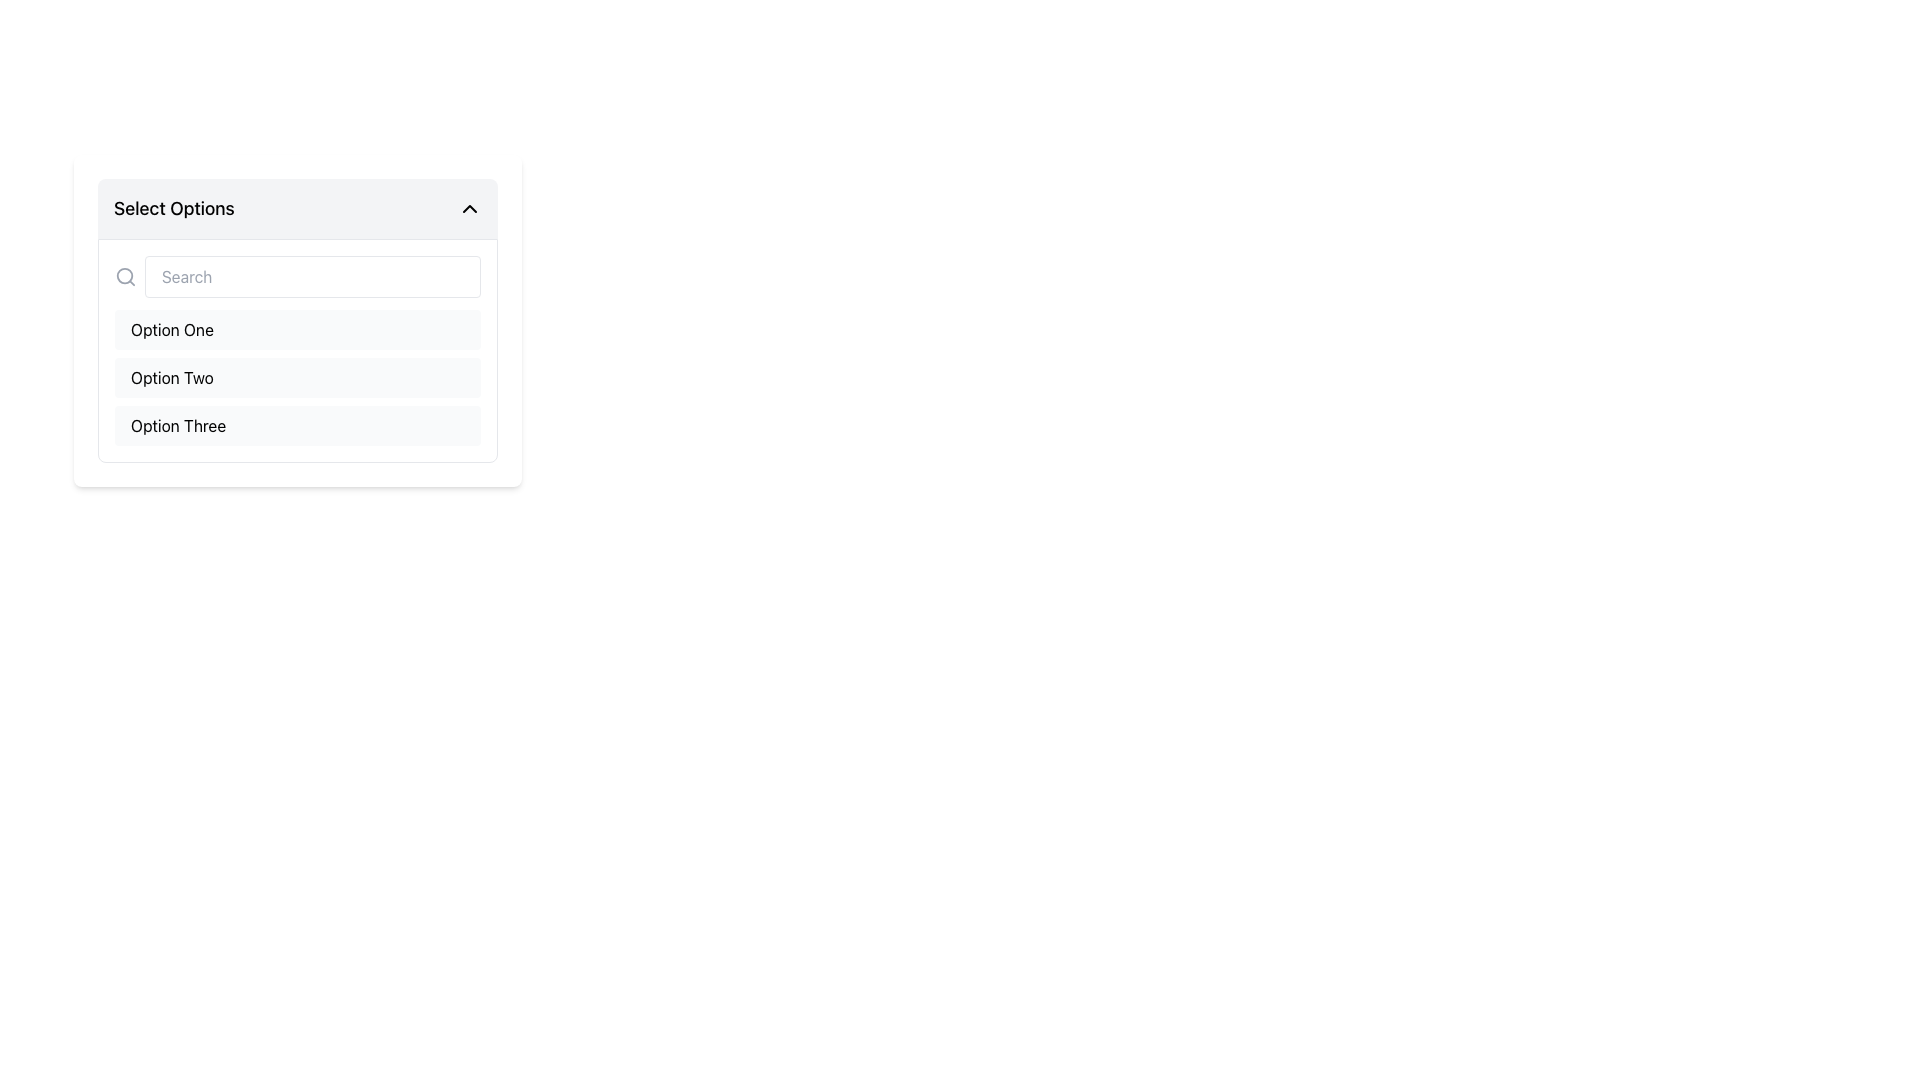 Image resolution: width=1920 pixels, height=1080 pixels. Describe the element at coordinates (469, 208) in the screenshot. I see `the interactive icon located in the upper right corner of the 'Select Options' header` at that location.